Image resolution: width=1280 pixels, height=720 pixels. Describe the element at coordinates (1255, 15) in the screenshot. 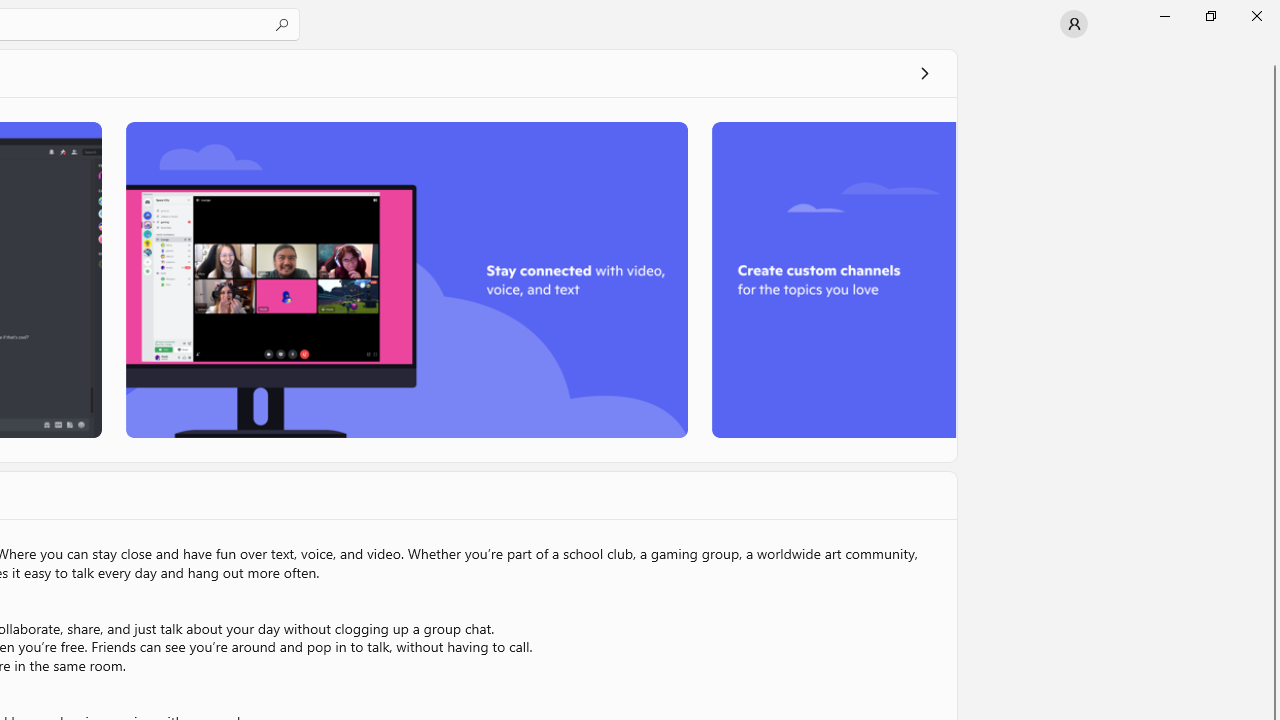

I see `'Close Microsoft Store'` at that location.